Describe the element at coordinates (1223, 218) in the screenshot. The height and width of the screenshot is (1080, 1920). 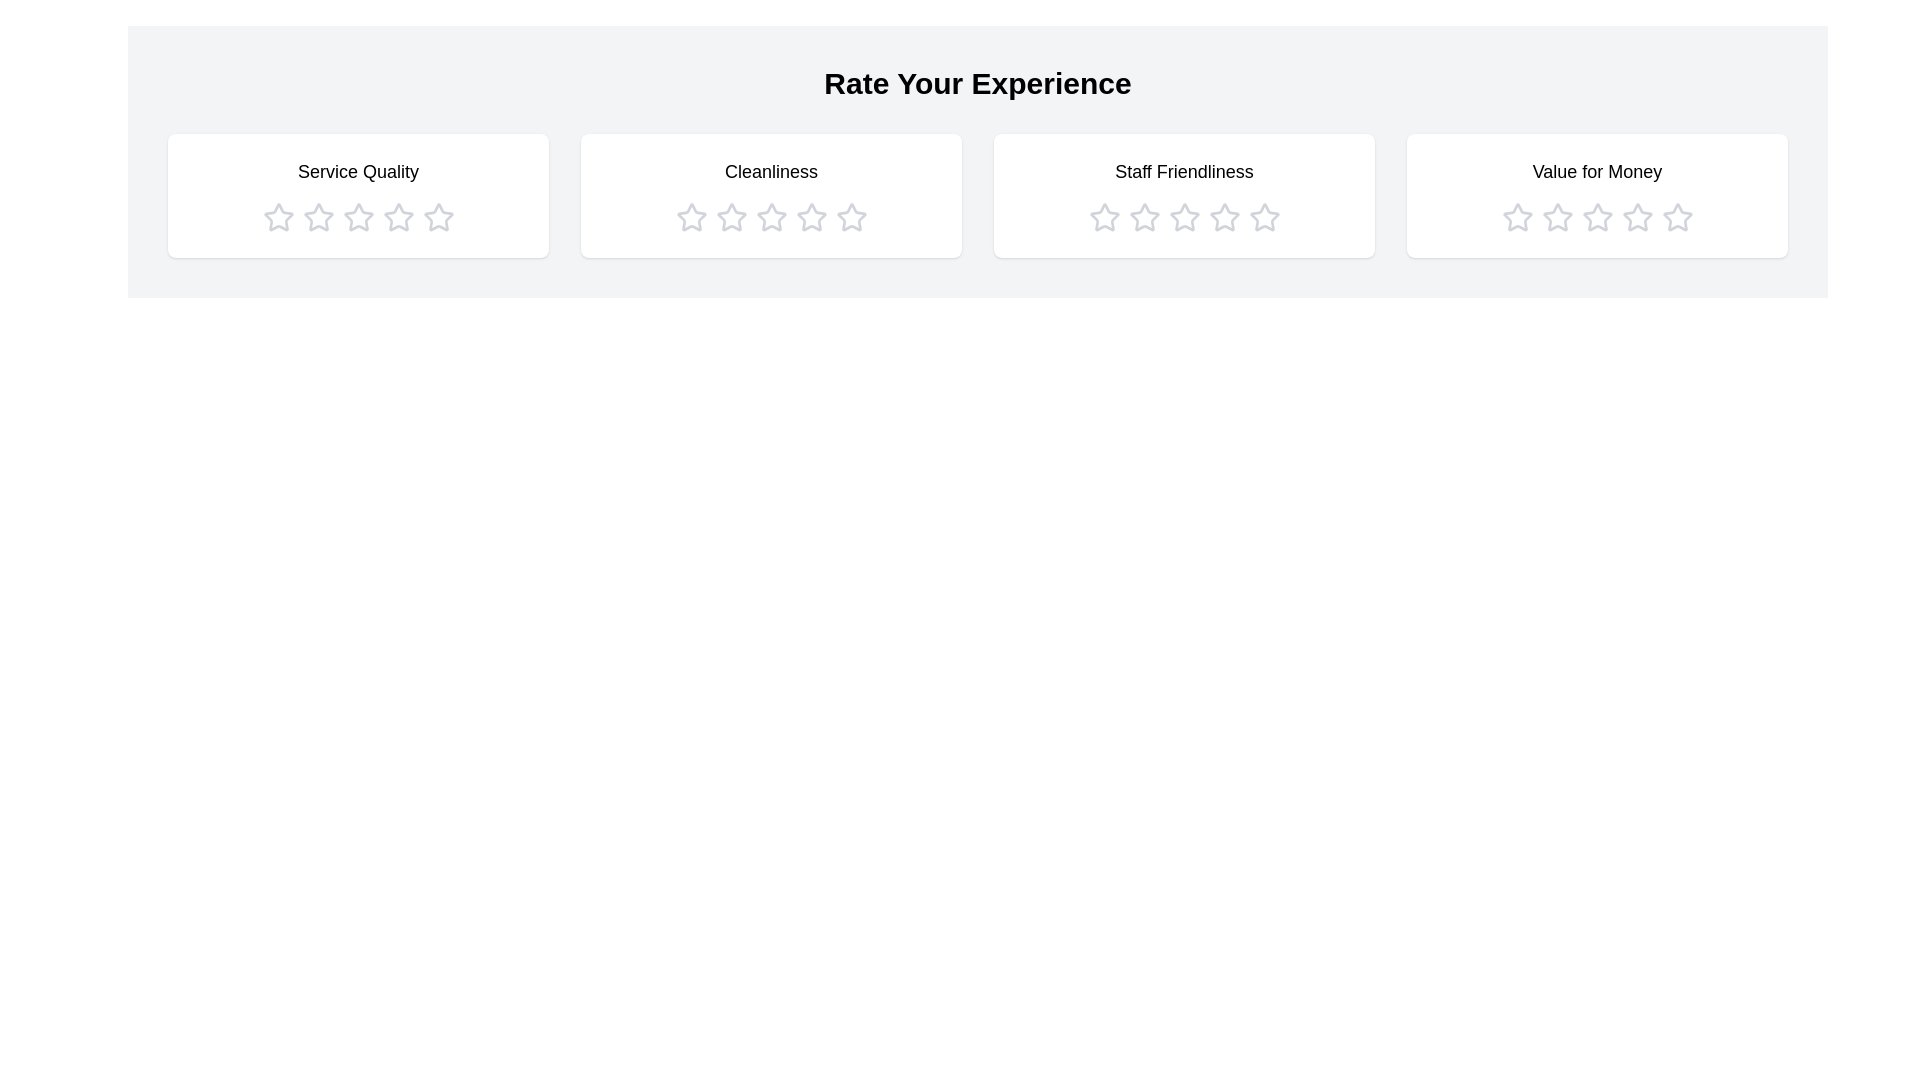
I see `the star icon corresponding to 4 stars in the category Staff Friendliness` at that location.